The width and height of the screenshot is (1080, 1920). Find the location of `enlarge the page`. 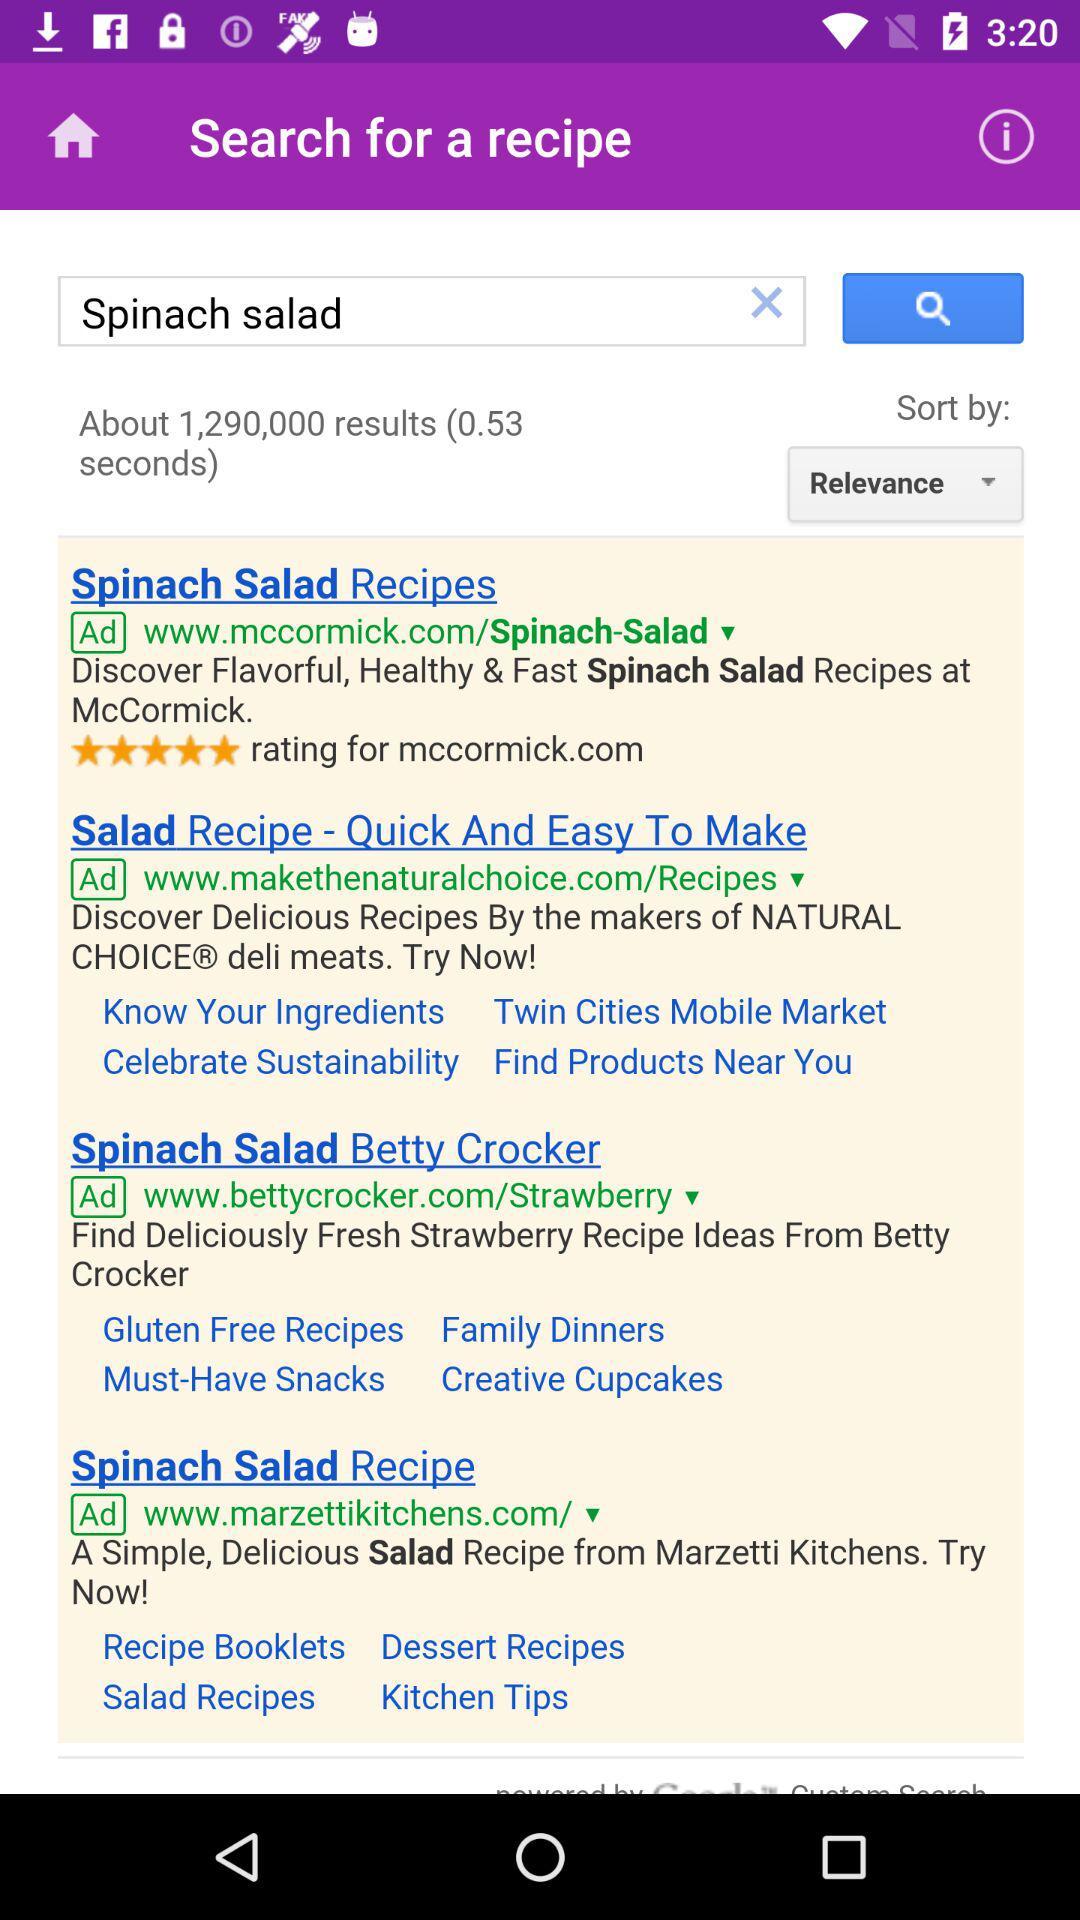

enlarge the page is located at coordinates (540, 1002).